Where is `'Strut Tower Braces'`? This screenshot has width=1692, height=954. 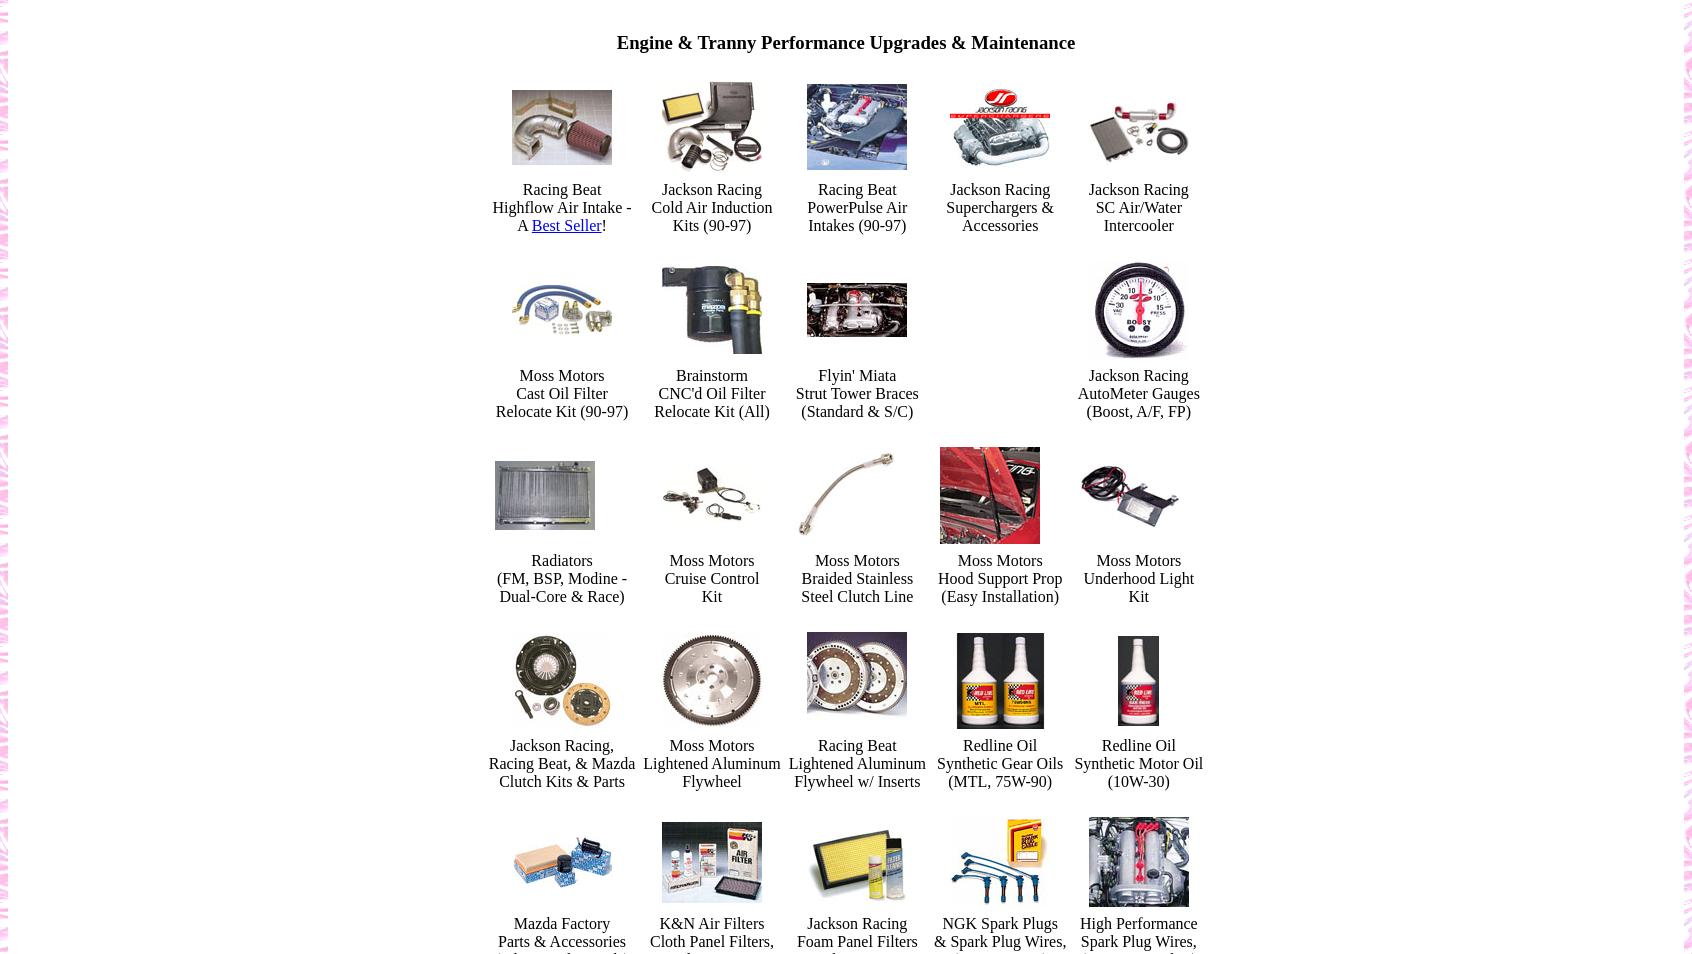
'Strut Tower Braces' is located at coordinates (855, 393).